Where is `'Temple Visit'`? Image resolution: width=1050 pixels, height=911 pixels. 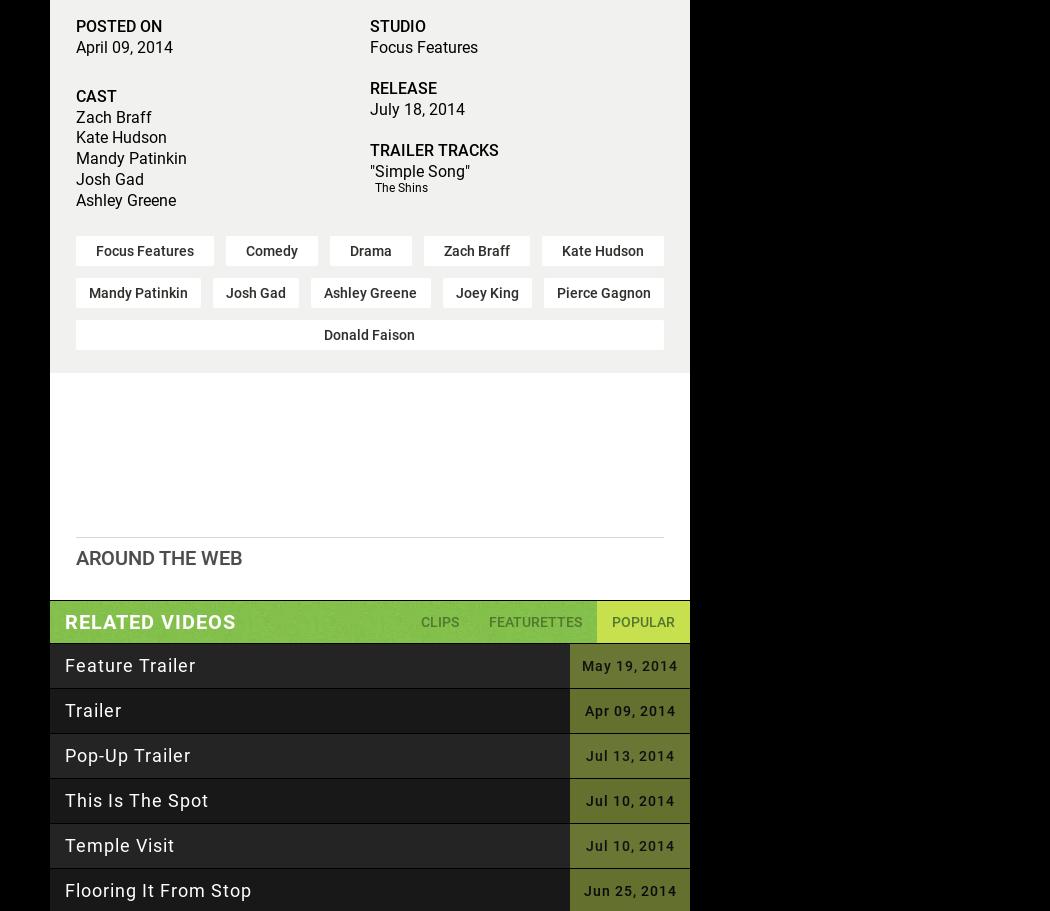 'Temple Visit' is located at coordinates (119, 844).